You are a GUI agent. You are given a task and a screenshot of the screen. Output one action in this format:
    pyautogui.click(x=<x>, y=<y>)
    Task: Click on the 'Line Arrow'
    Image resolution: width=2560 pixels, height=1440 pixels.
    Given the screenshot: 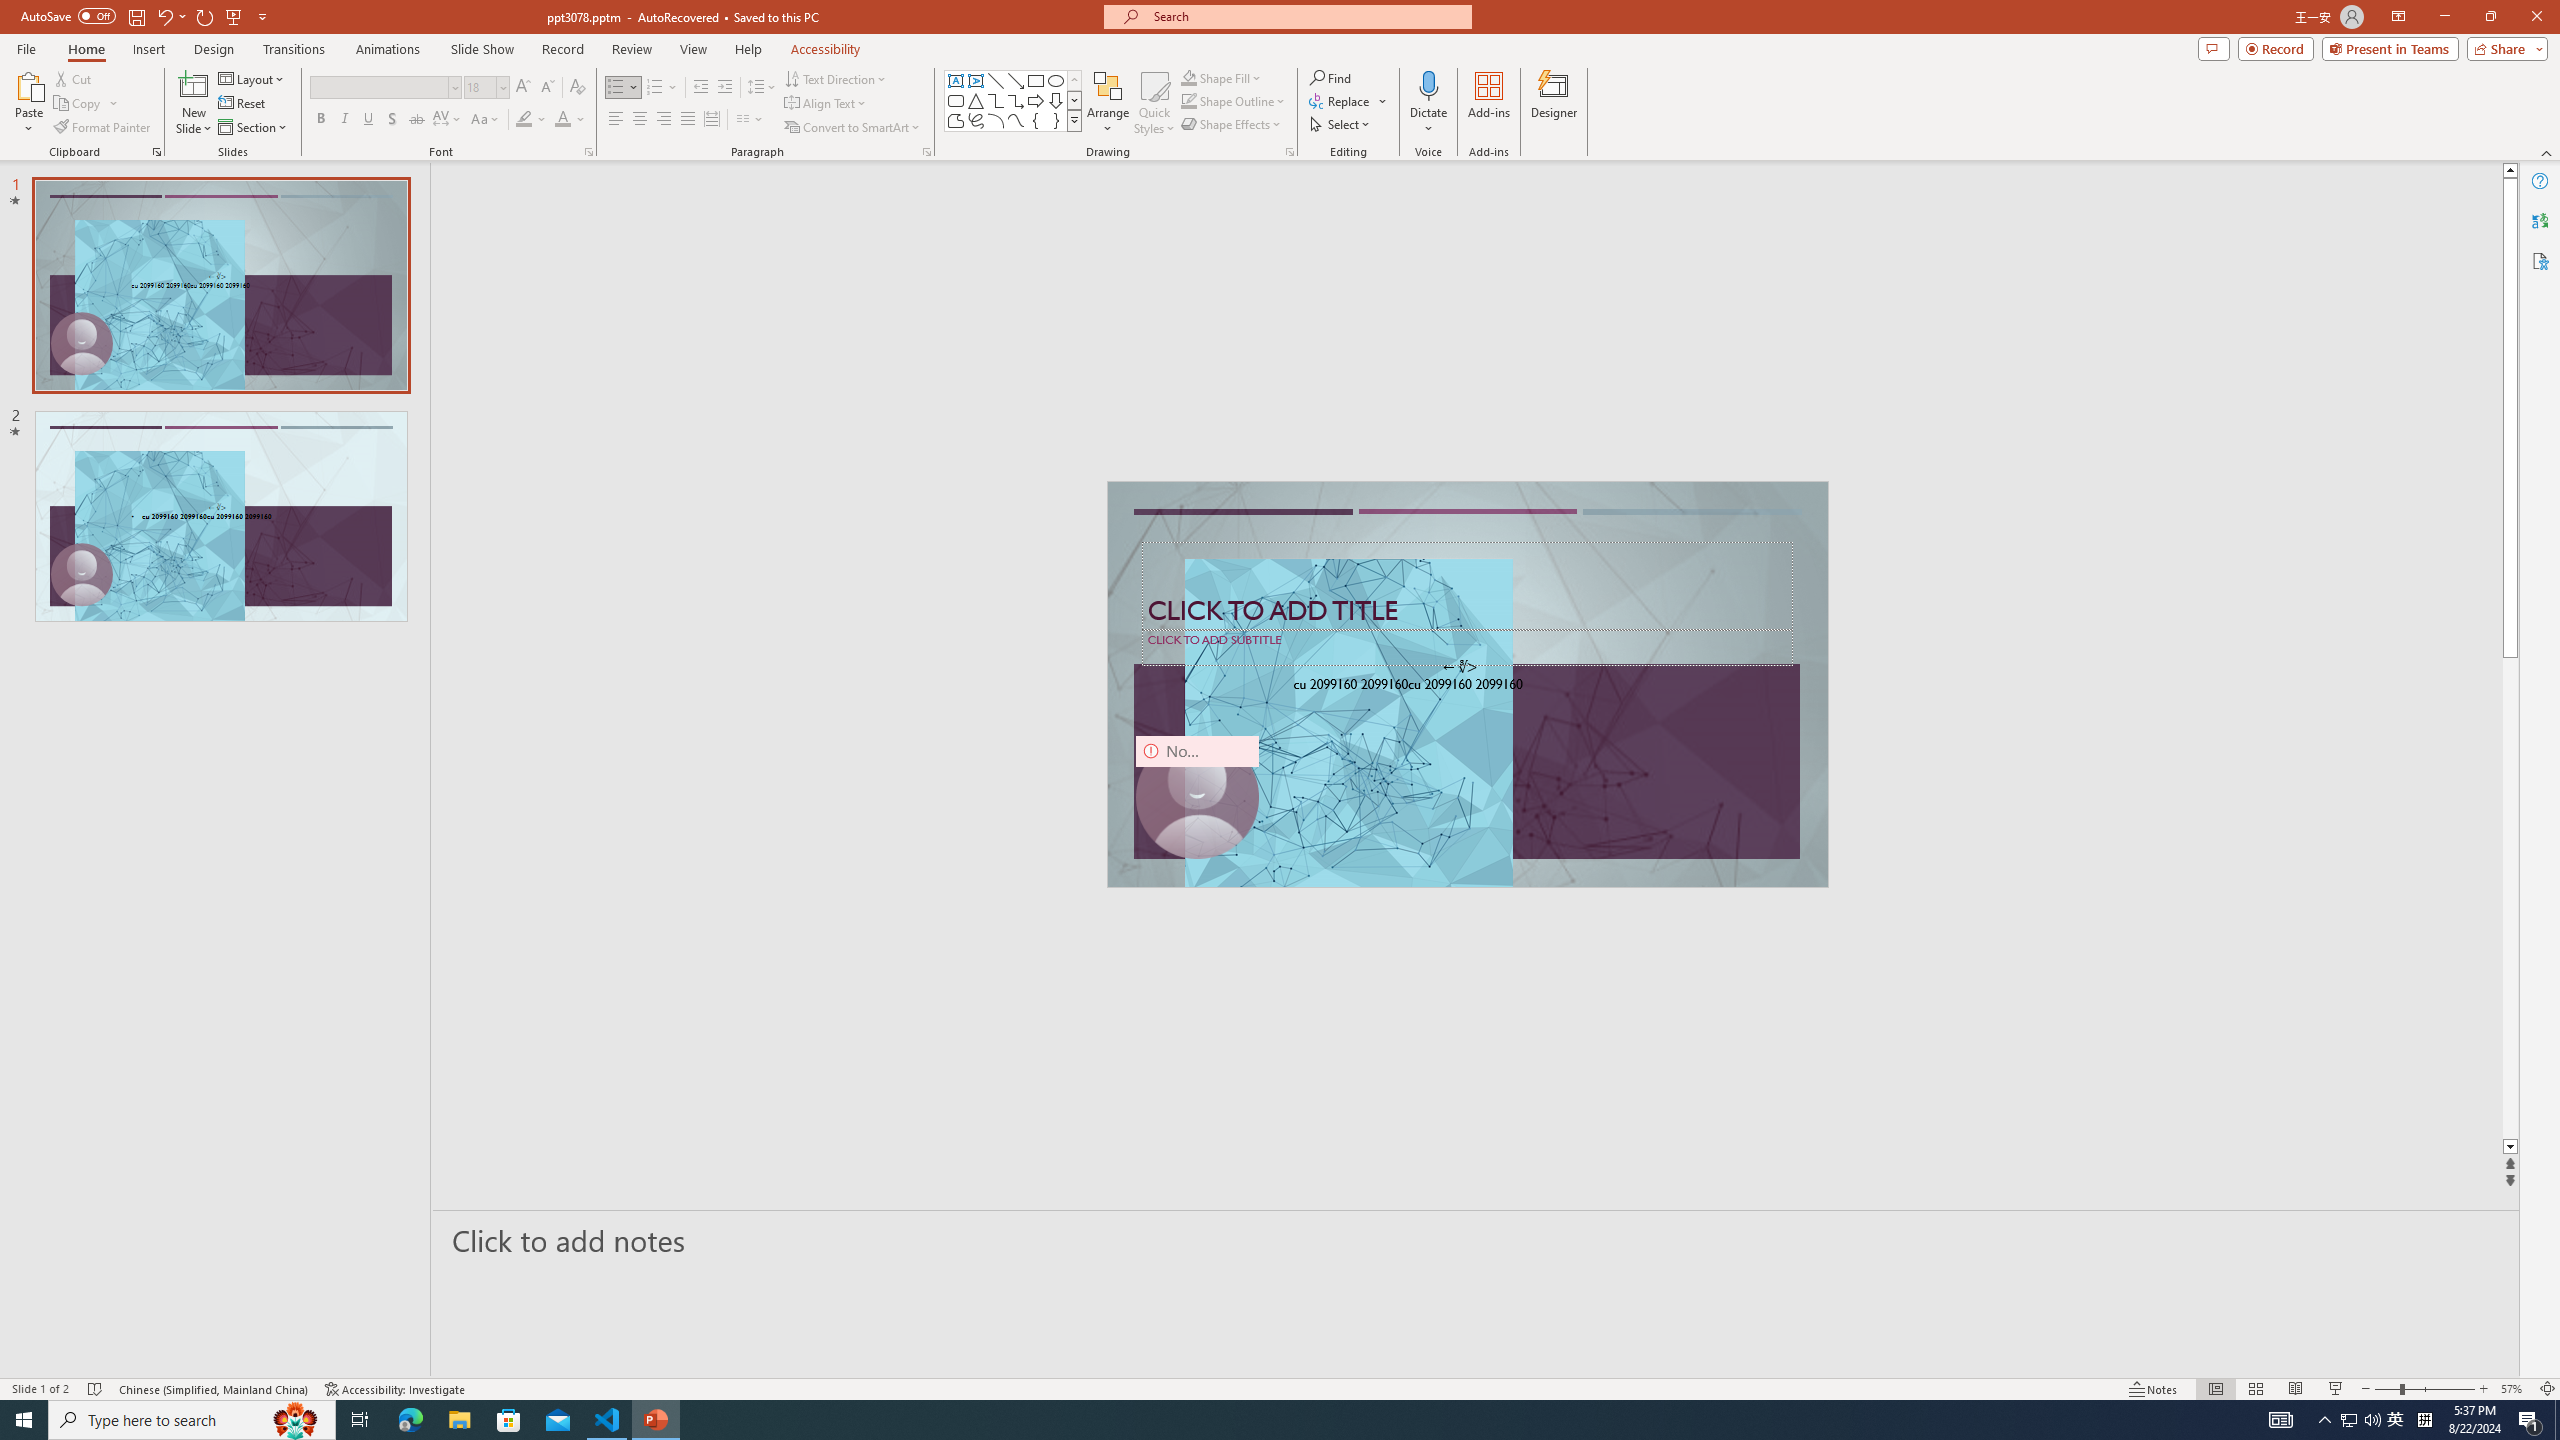 What is the action you would take?
    pyautogui.click(x=1015, y=80)
    